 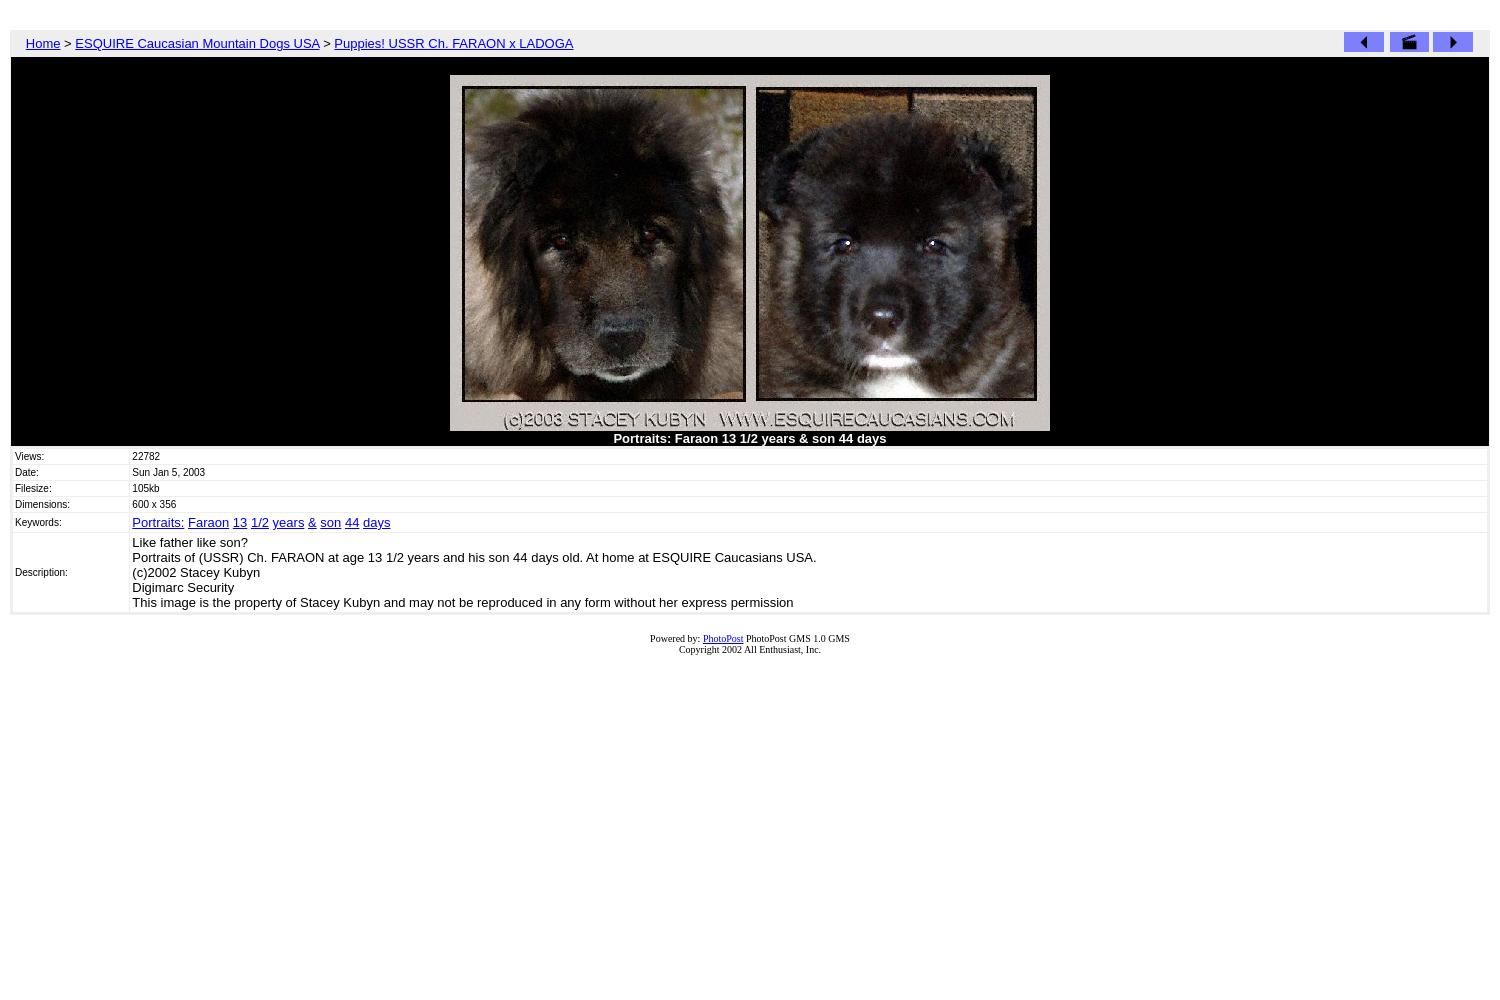 I want to click on '22782', so click(x=145, y=455).